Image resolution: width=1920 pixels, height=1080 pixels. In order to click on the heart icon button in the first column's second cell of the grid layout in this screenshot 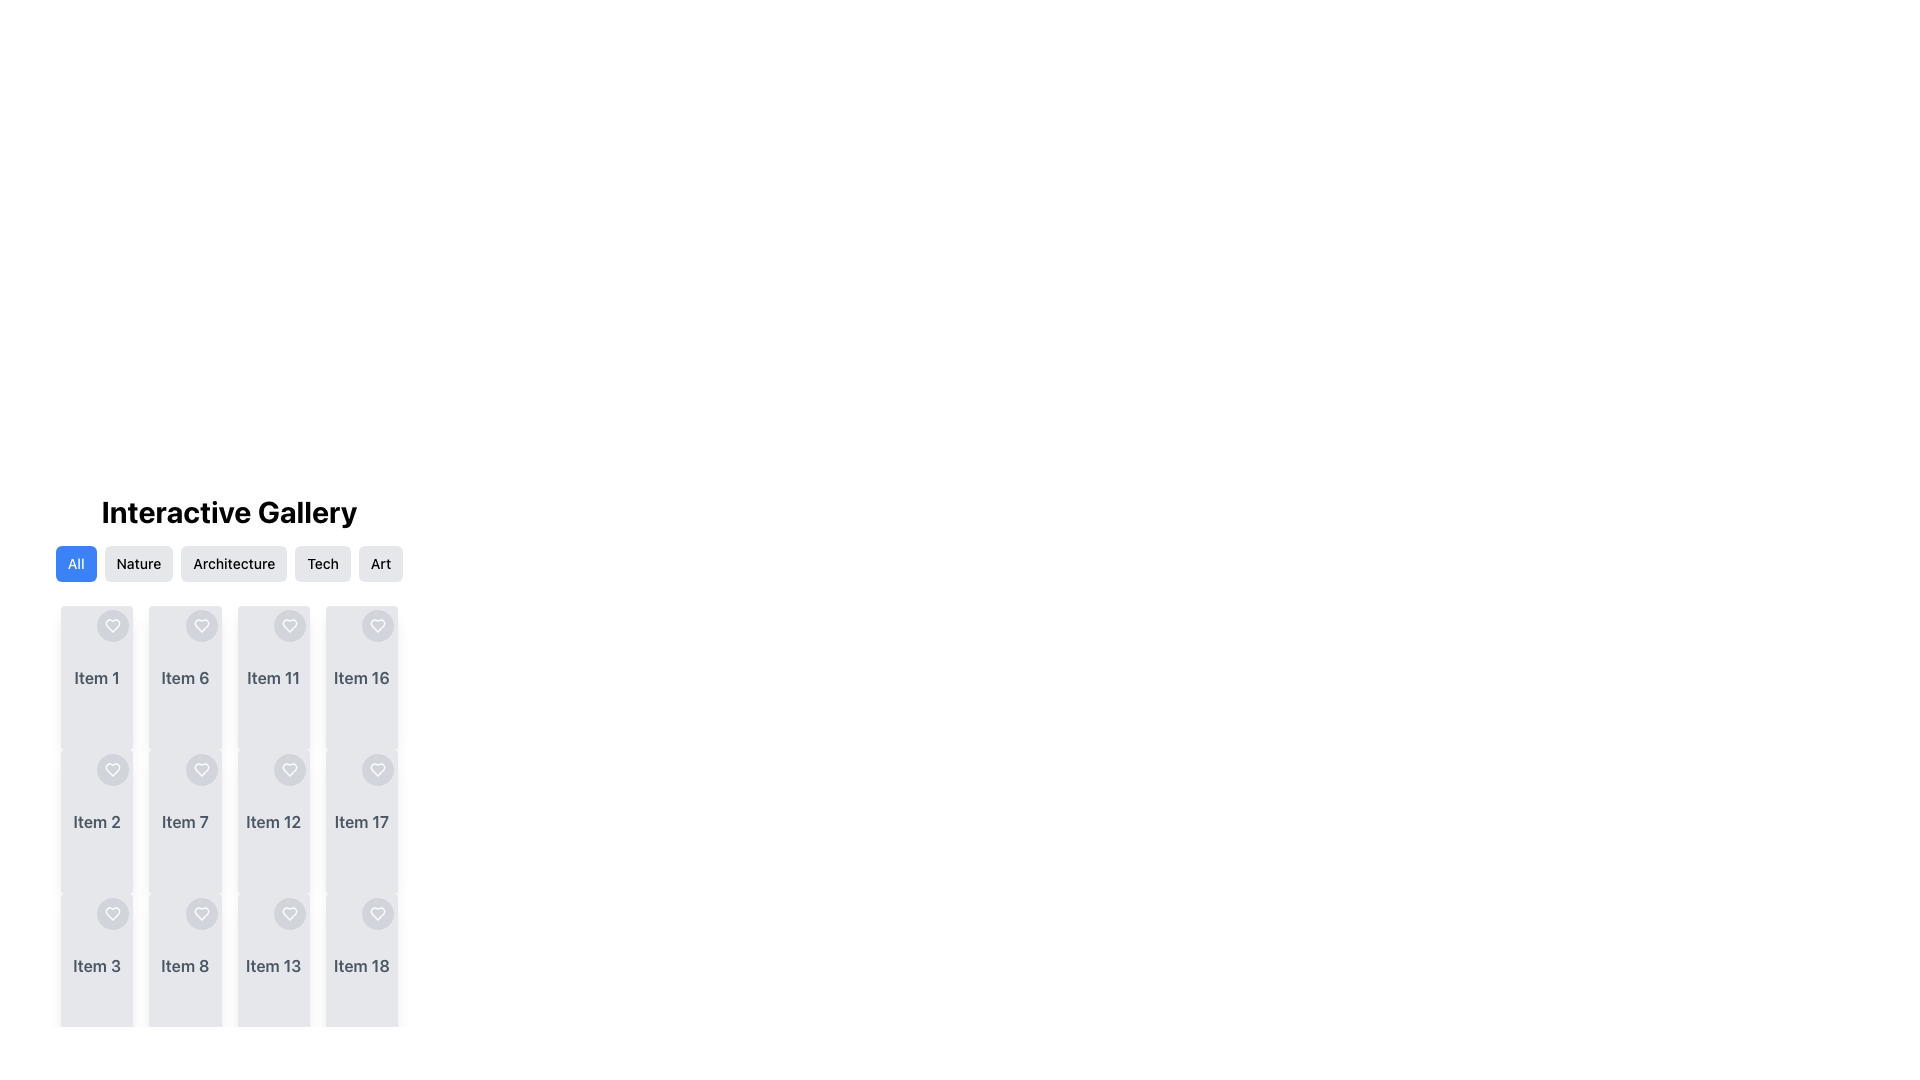, I will do `click(112, 769)`.